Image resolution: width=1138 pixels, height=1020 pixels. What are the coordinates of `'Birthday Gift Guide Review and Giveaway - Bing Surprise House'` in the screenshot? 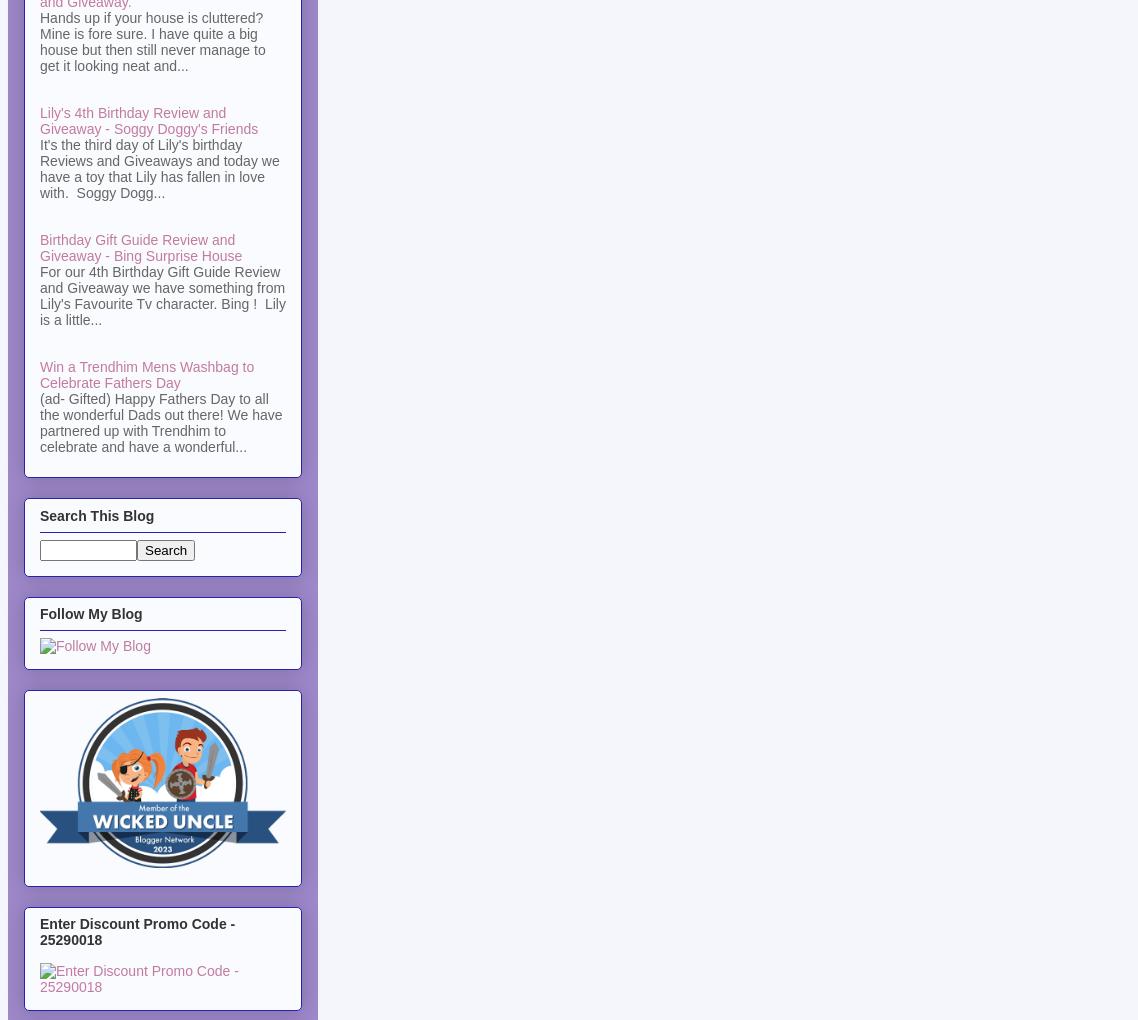 It's located at (140, 247).